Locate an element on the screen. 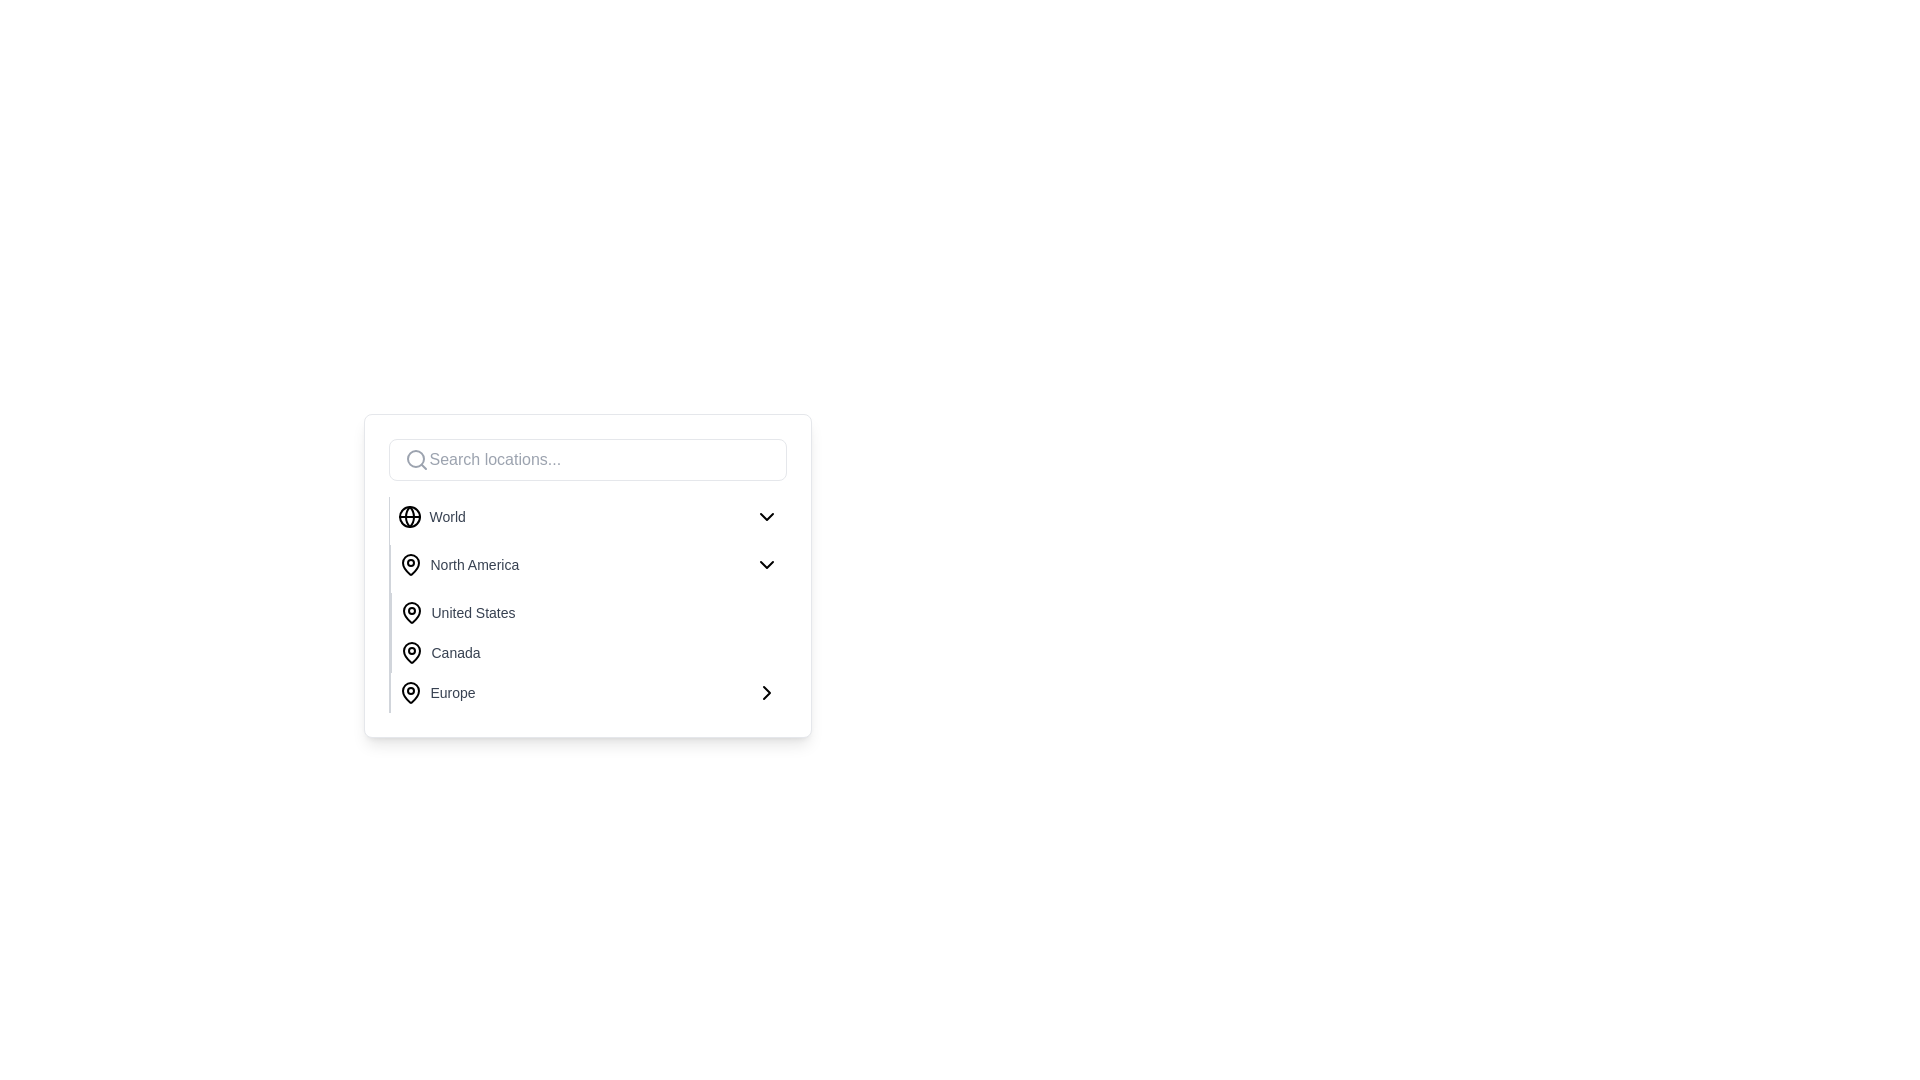  the rightward-pointing chevron icon used for navigation, which is aligned to the far right of the 'Europe' menu item in the dropdown list is located at coordinates (765, 692).